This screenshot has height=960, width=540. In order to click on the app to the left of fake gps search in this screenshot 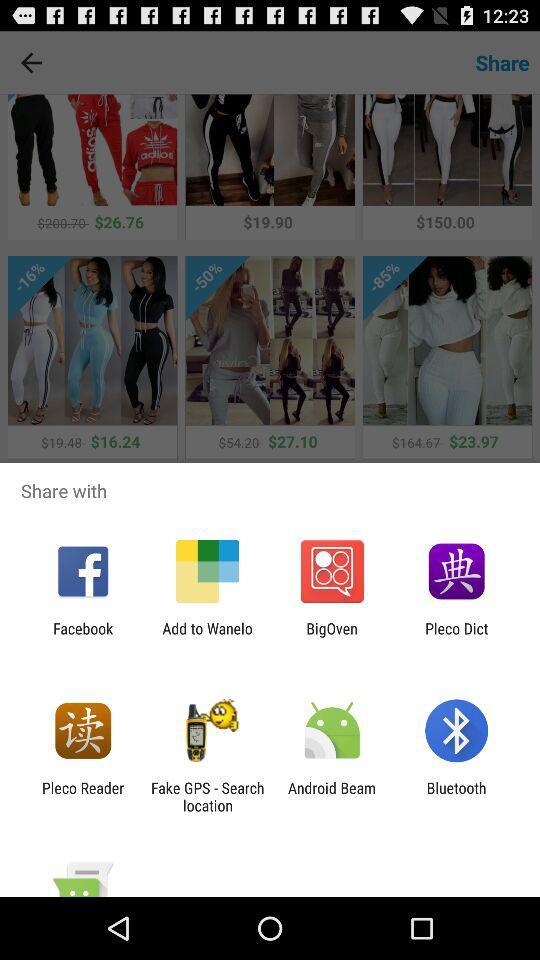, I will do `click(82, 796)`.